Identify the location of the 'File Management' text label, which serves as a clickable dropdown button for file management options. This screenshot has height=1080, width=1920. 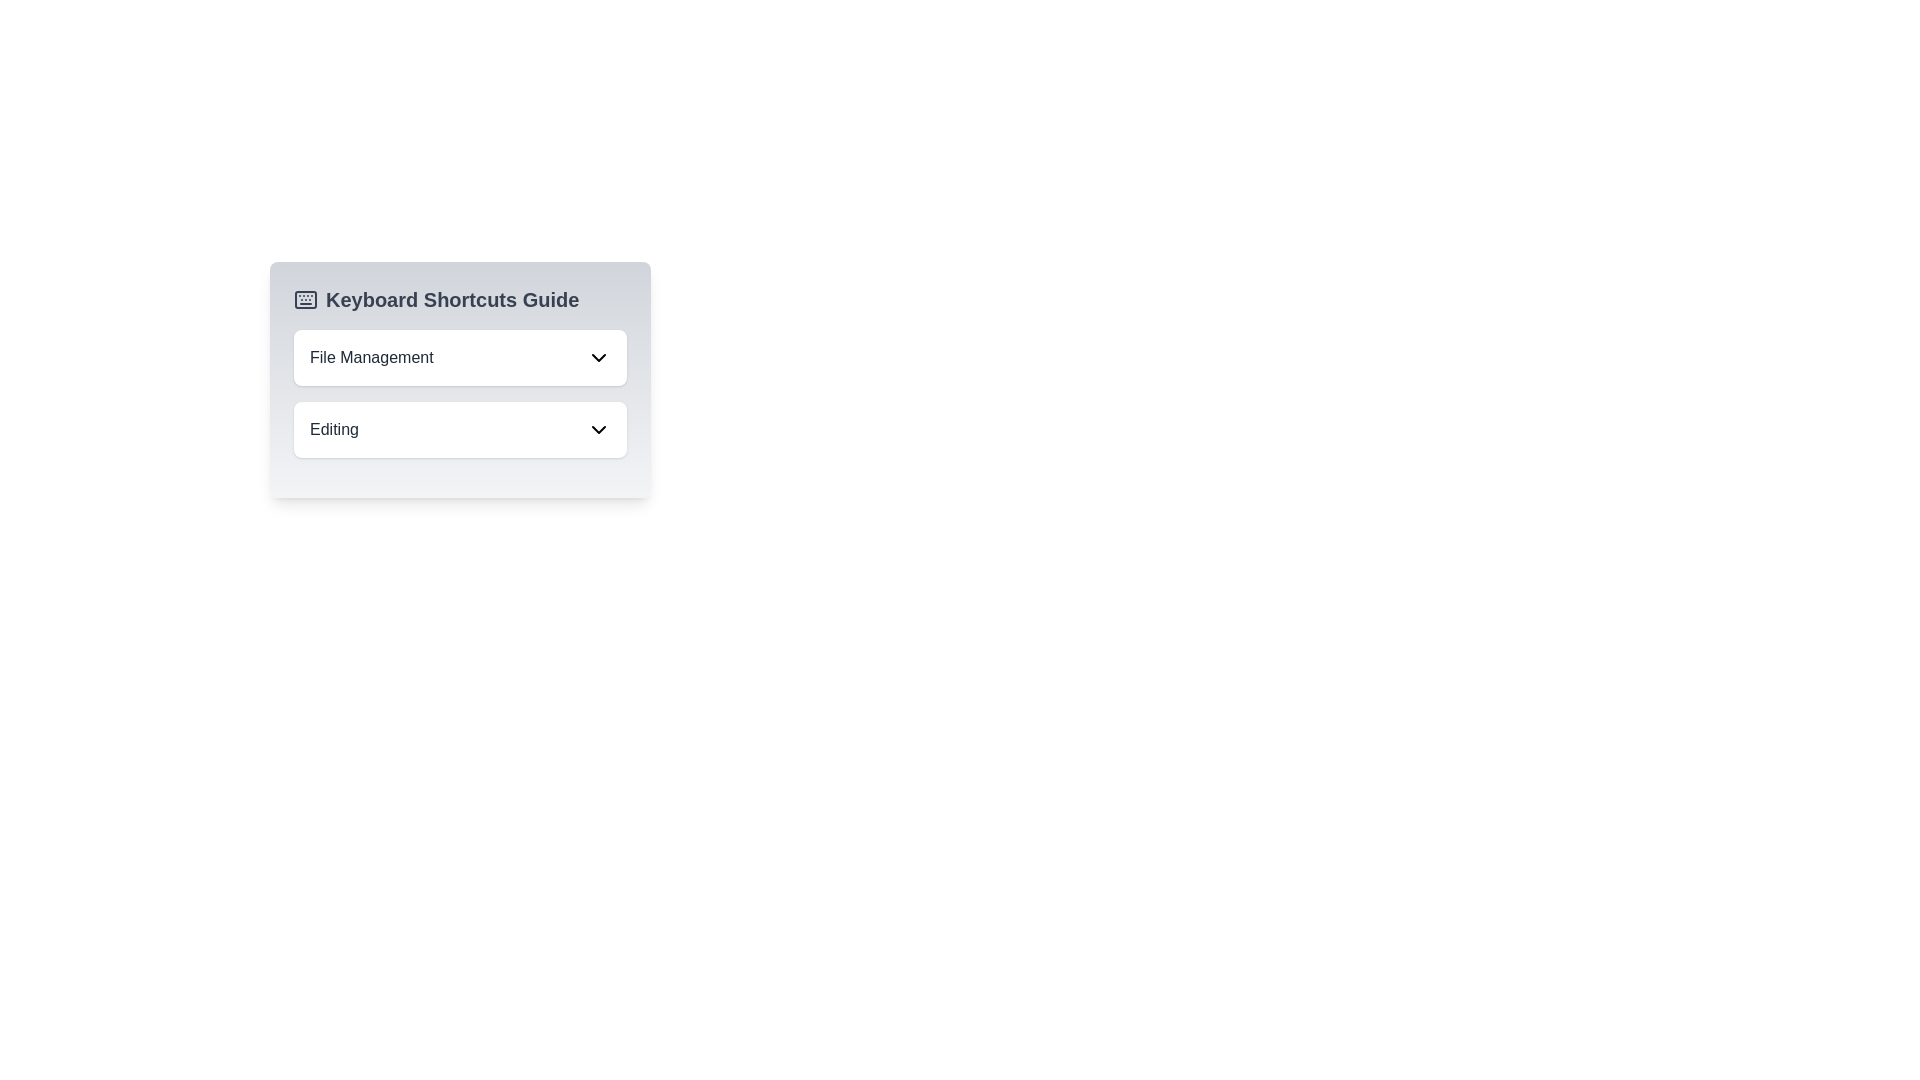
(371, 357).